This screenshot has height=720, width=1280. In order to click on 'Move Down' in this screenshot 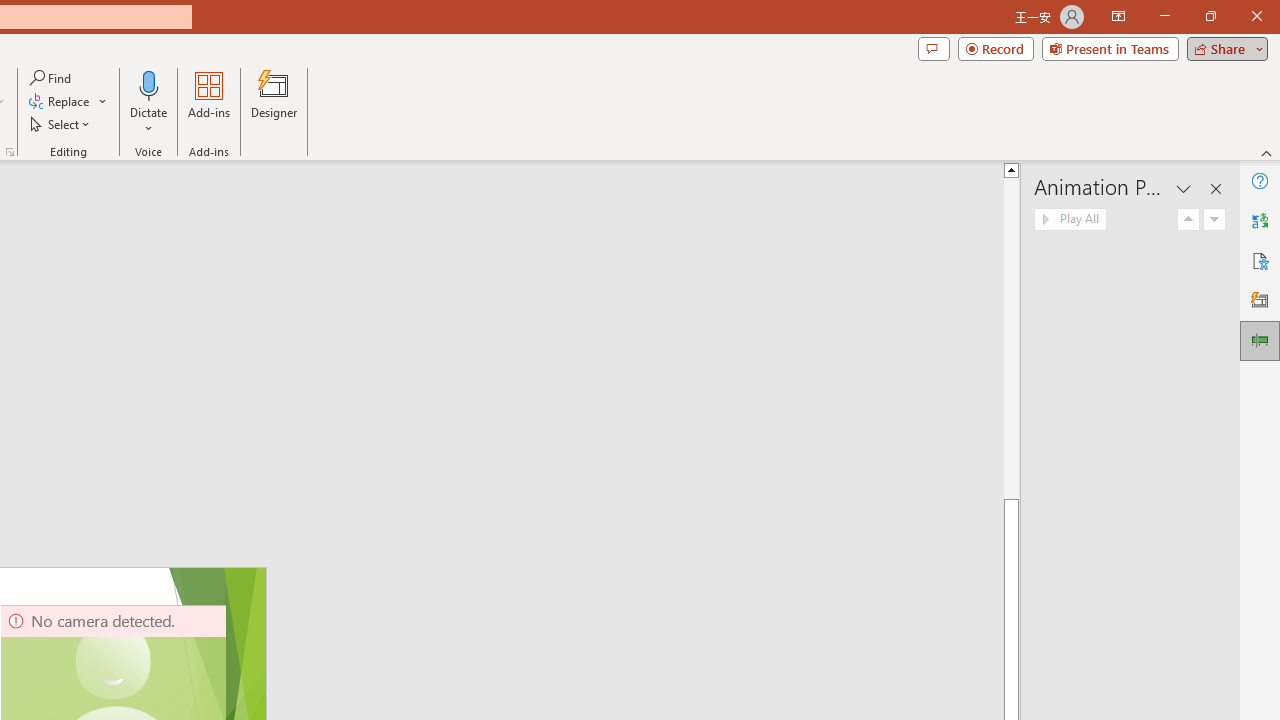, I will do `click(1213, 219)`.